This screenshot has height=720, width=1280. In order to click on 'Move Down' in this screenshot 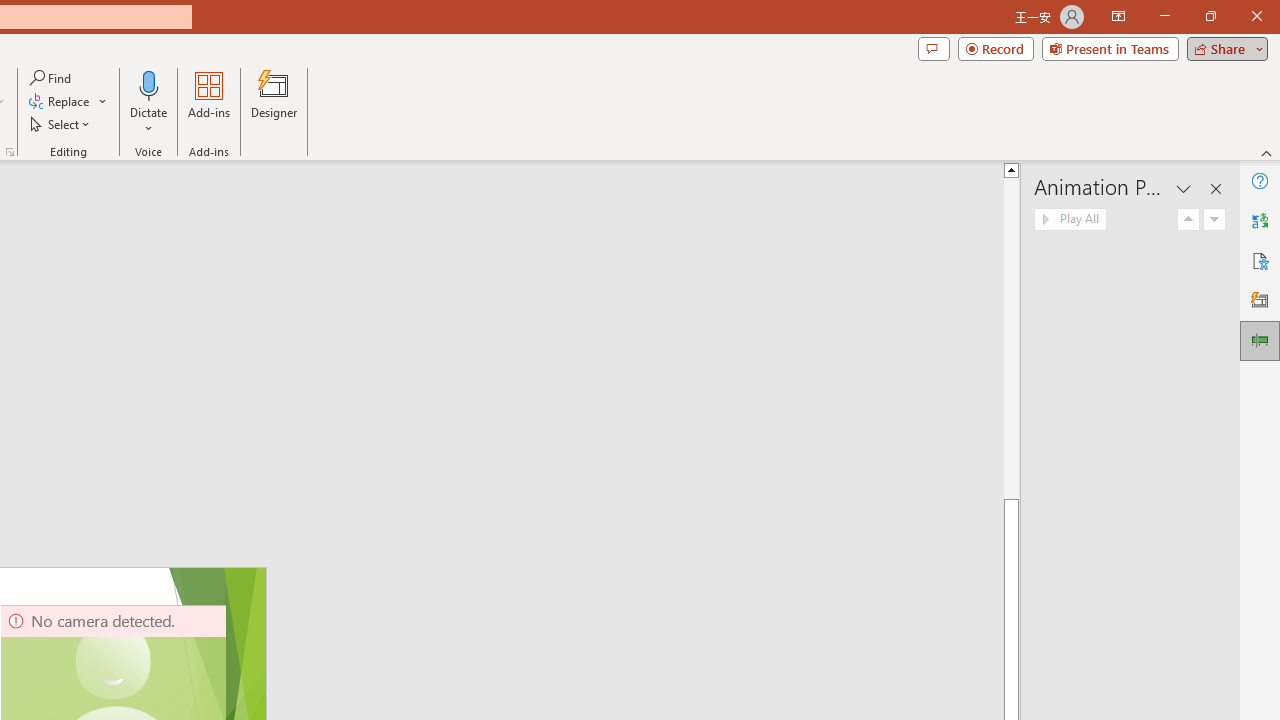, I will do `click(1213, 219)`.